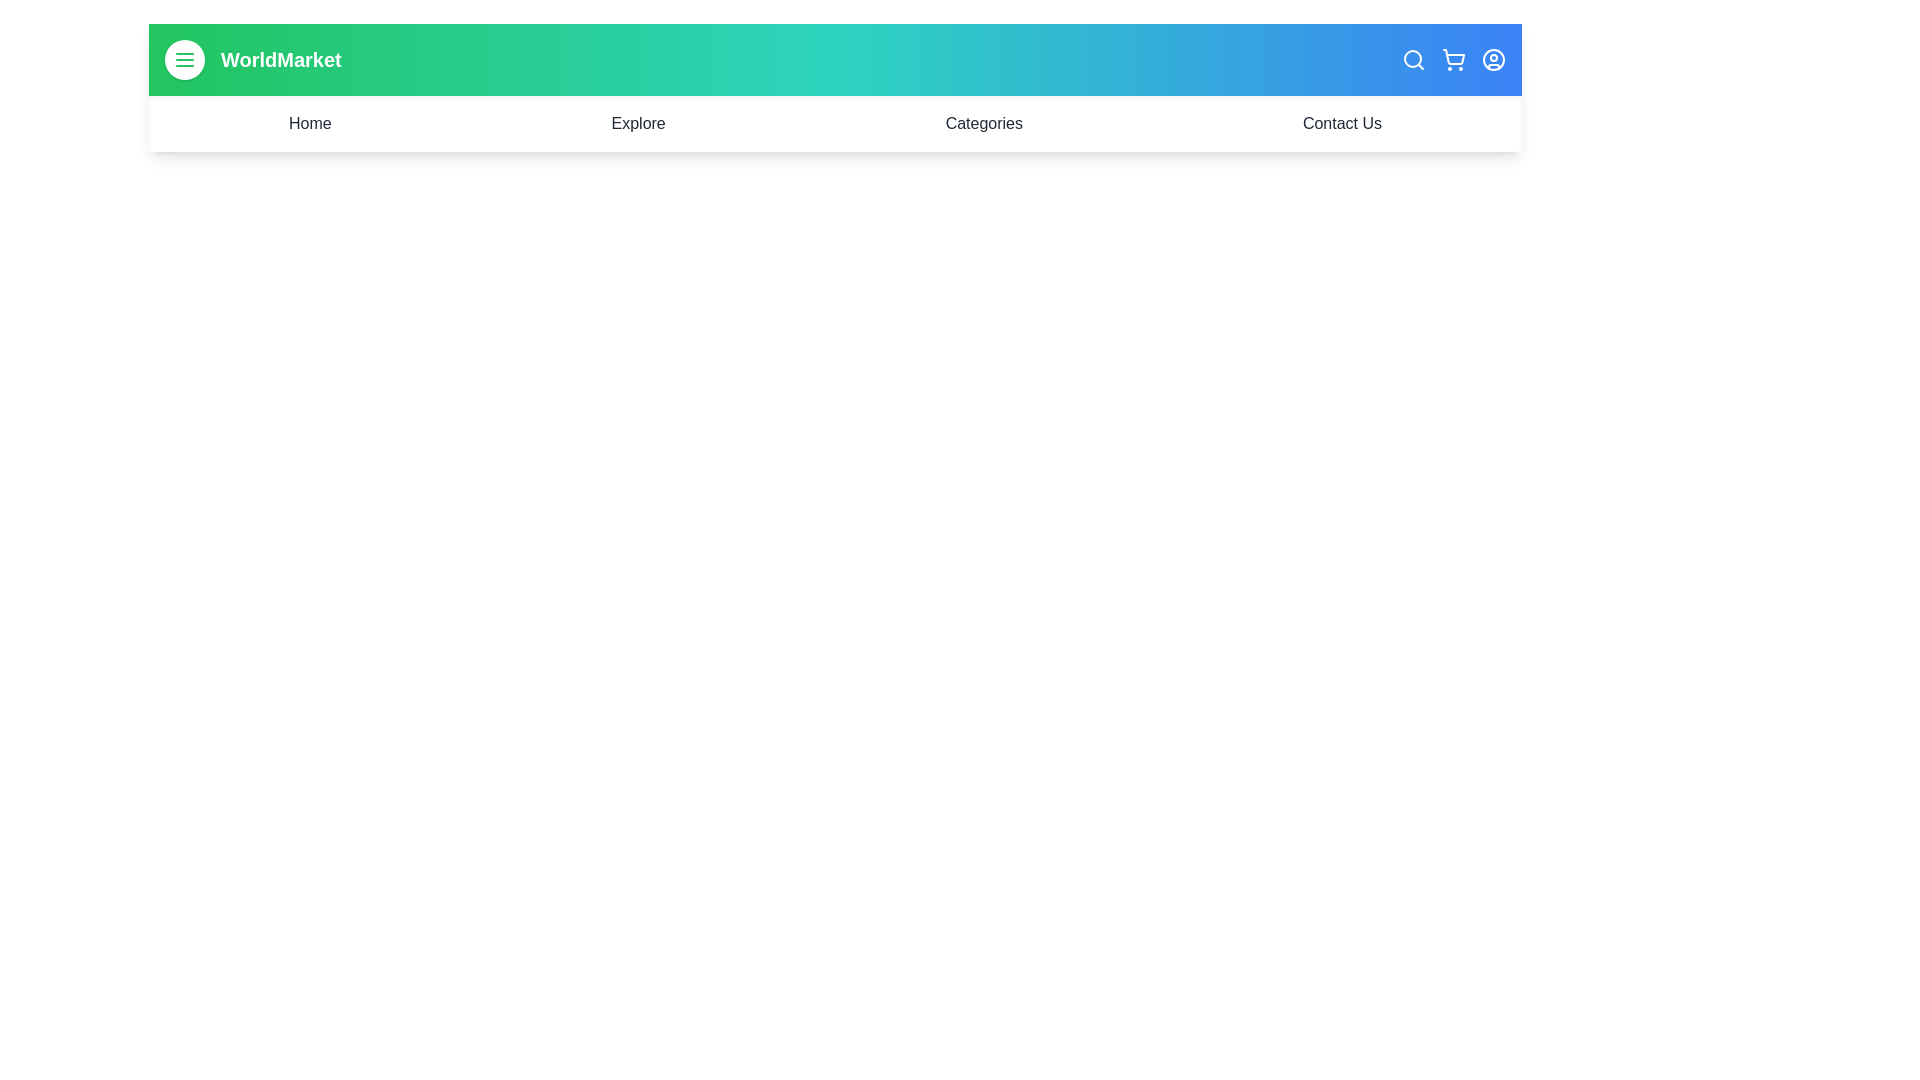 The height and width of the screenshot is (1080, 1920). I want to click on the 'Home' link in the navigation bar, so click(309, 123).